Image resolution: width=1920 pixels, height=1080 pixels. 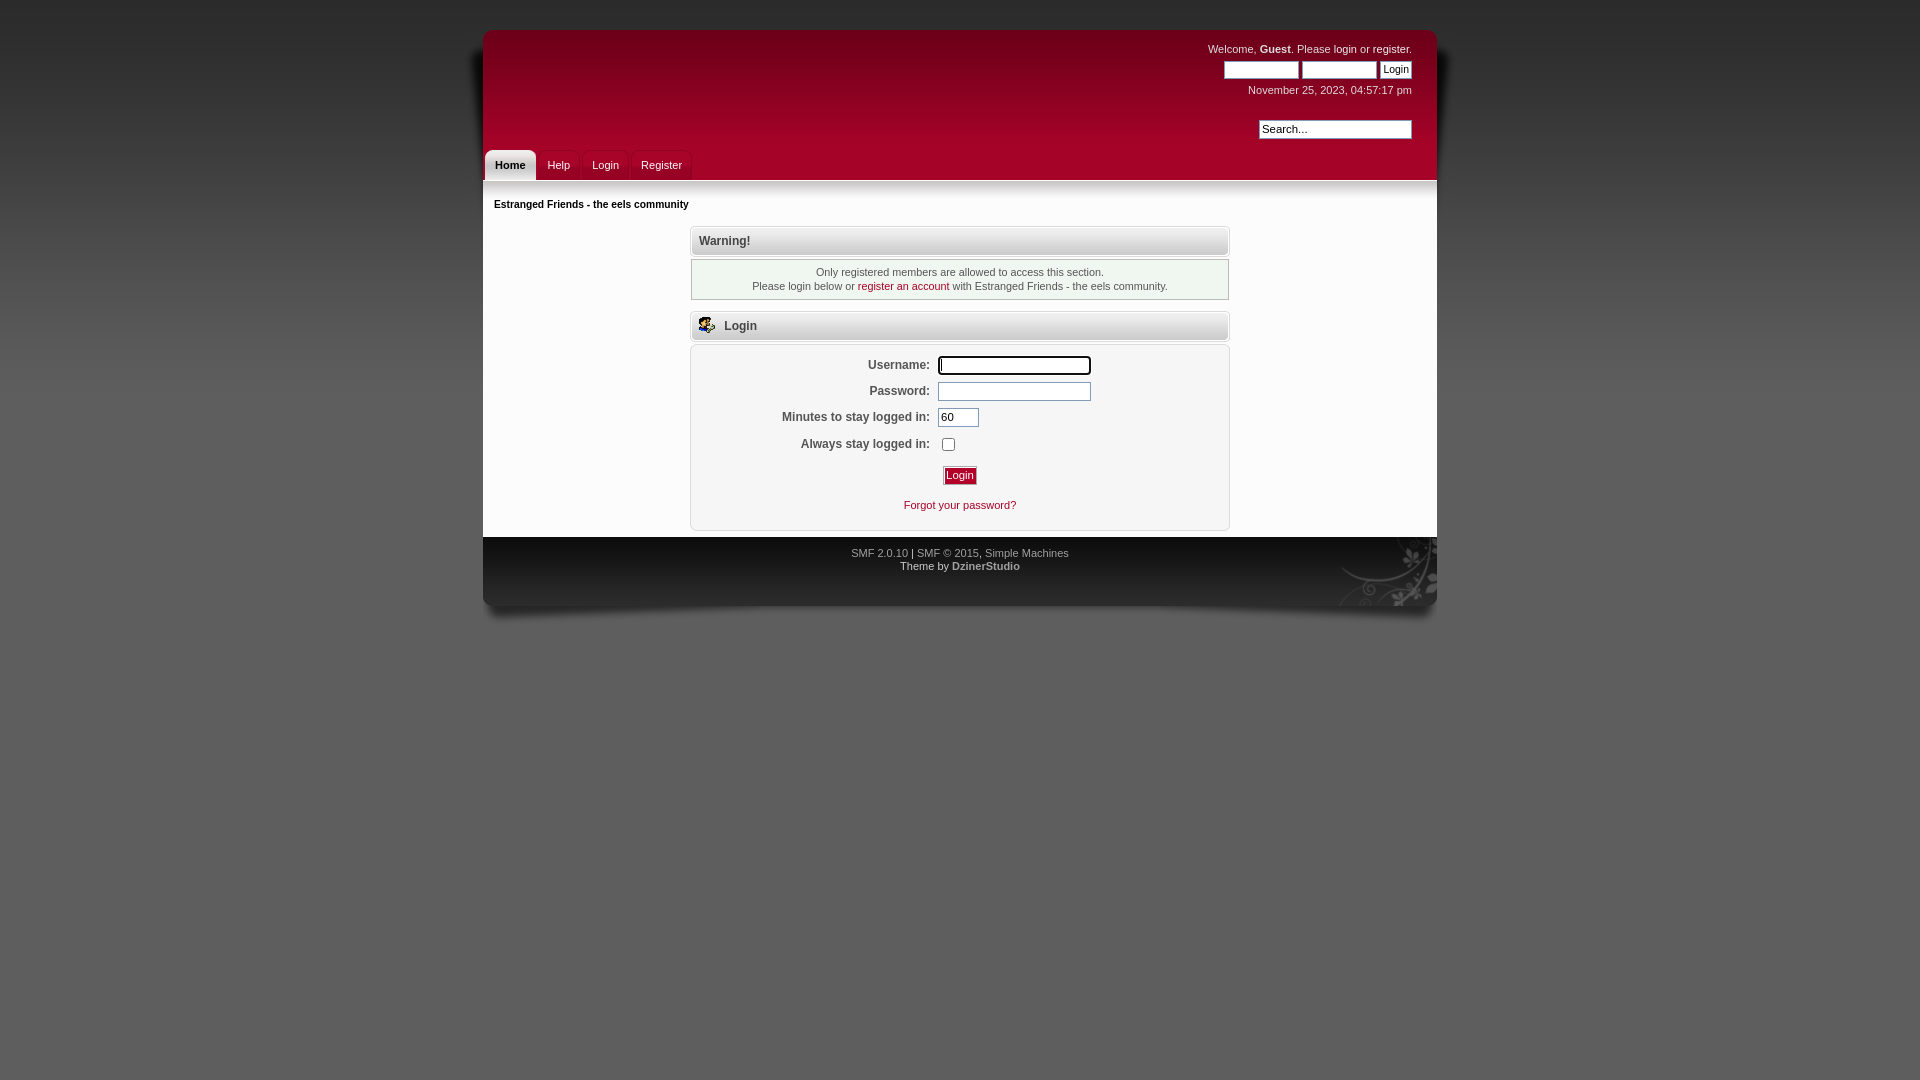 I want to click on 'Login', so click(x=604, y=164).